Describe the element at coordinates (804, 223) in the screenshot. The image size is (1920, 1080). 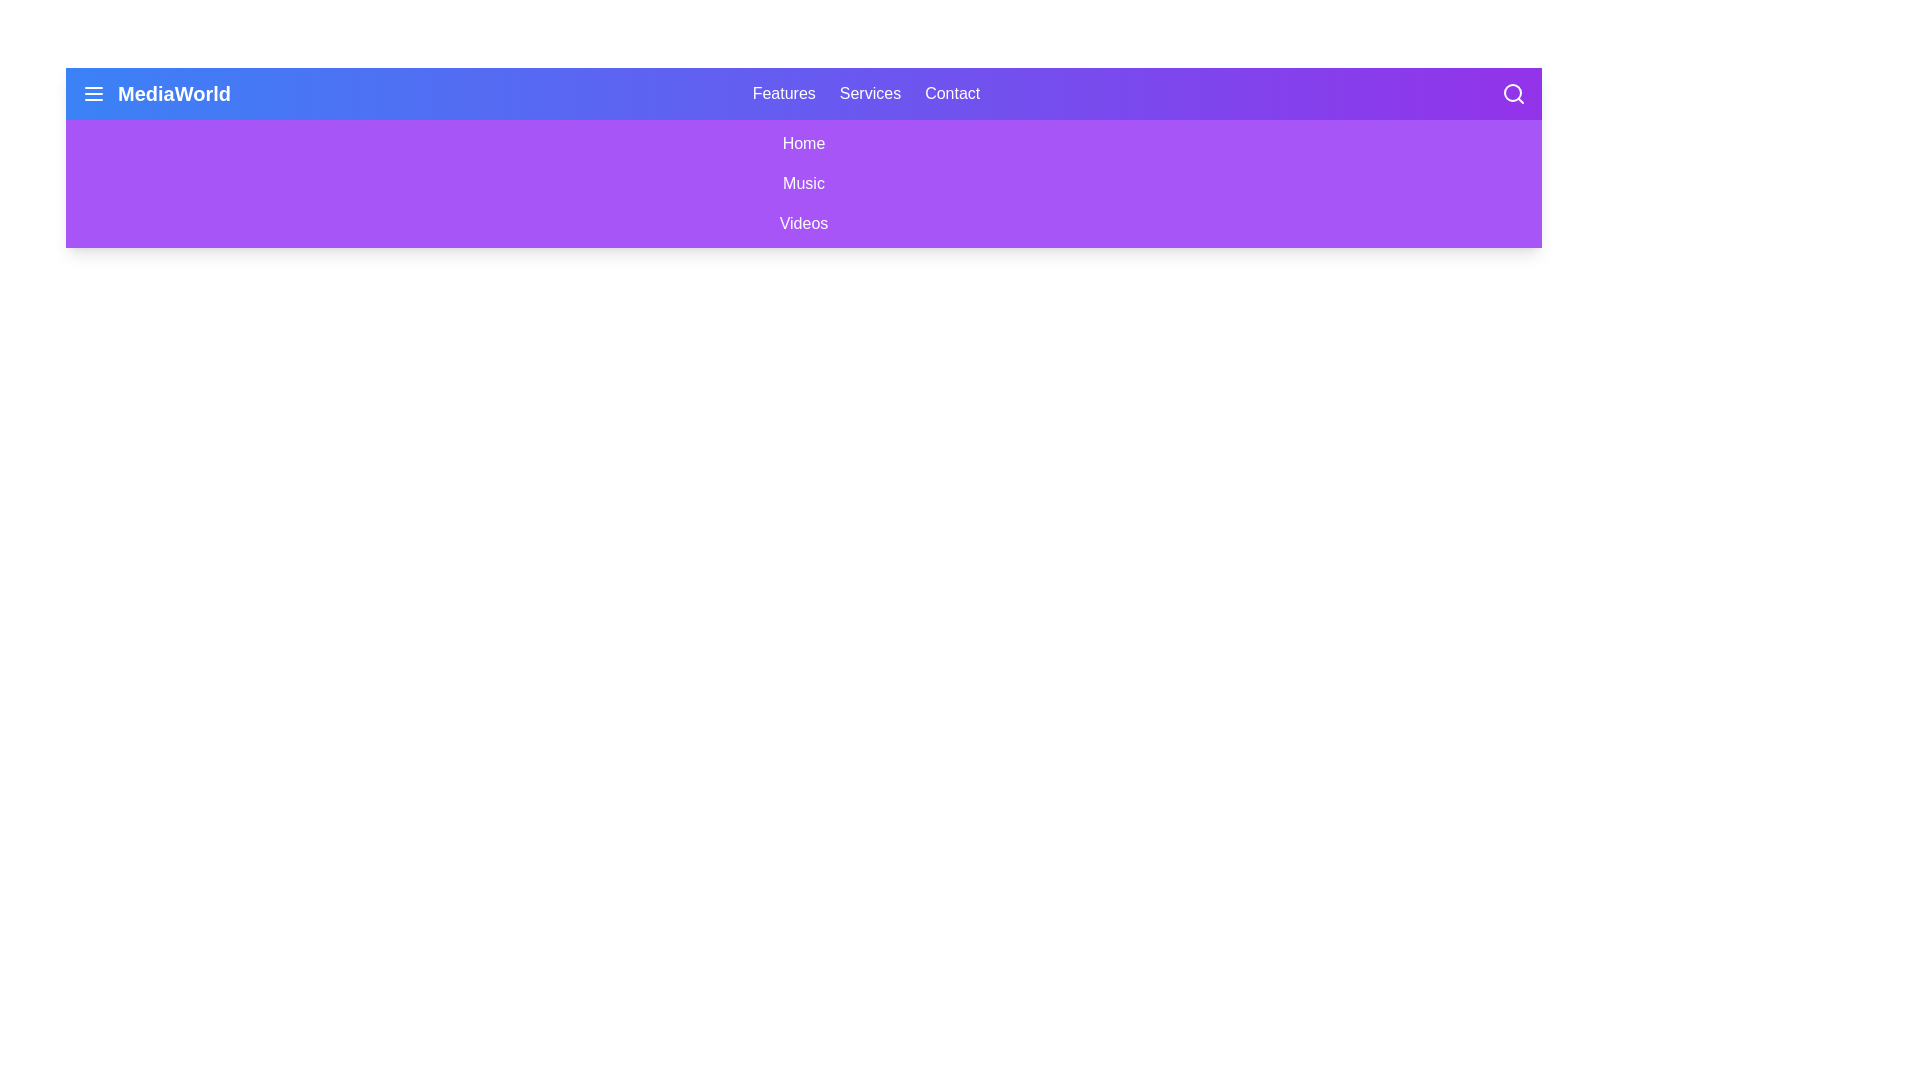
I see `the 'Videos' button` at that location.